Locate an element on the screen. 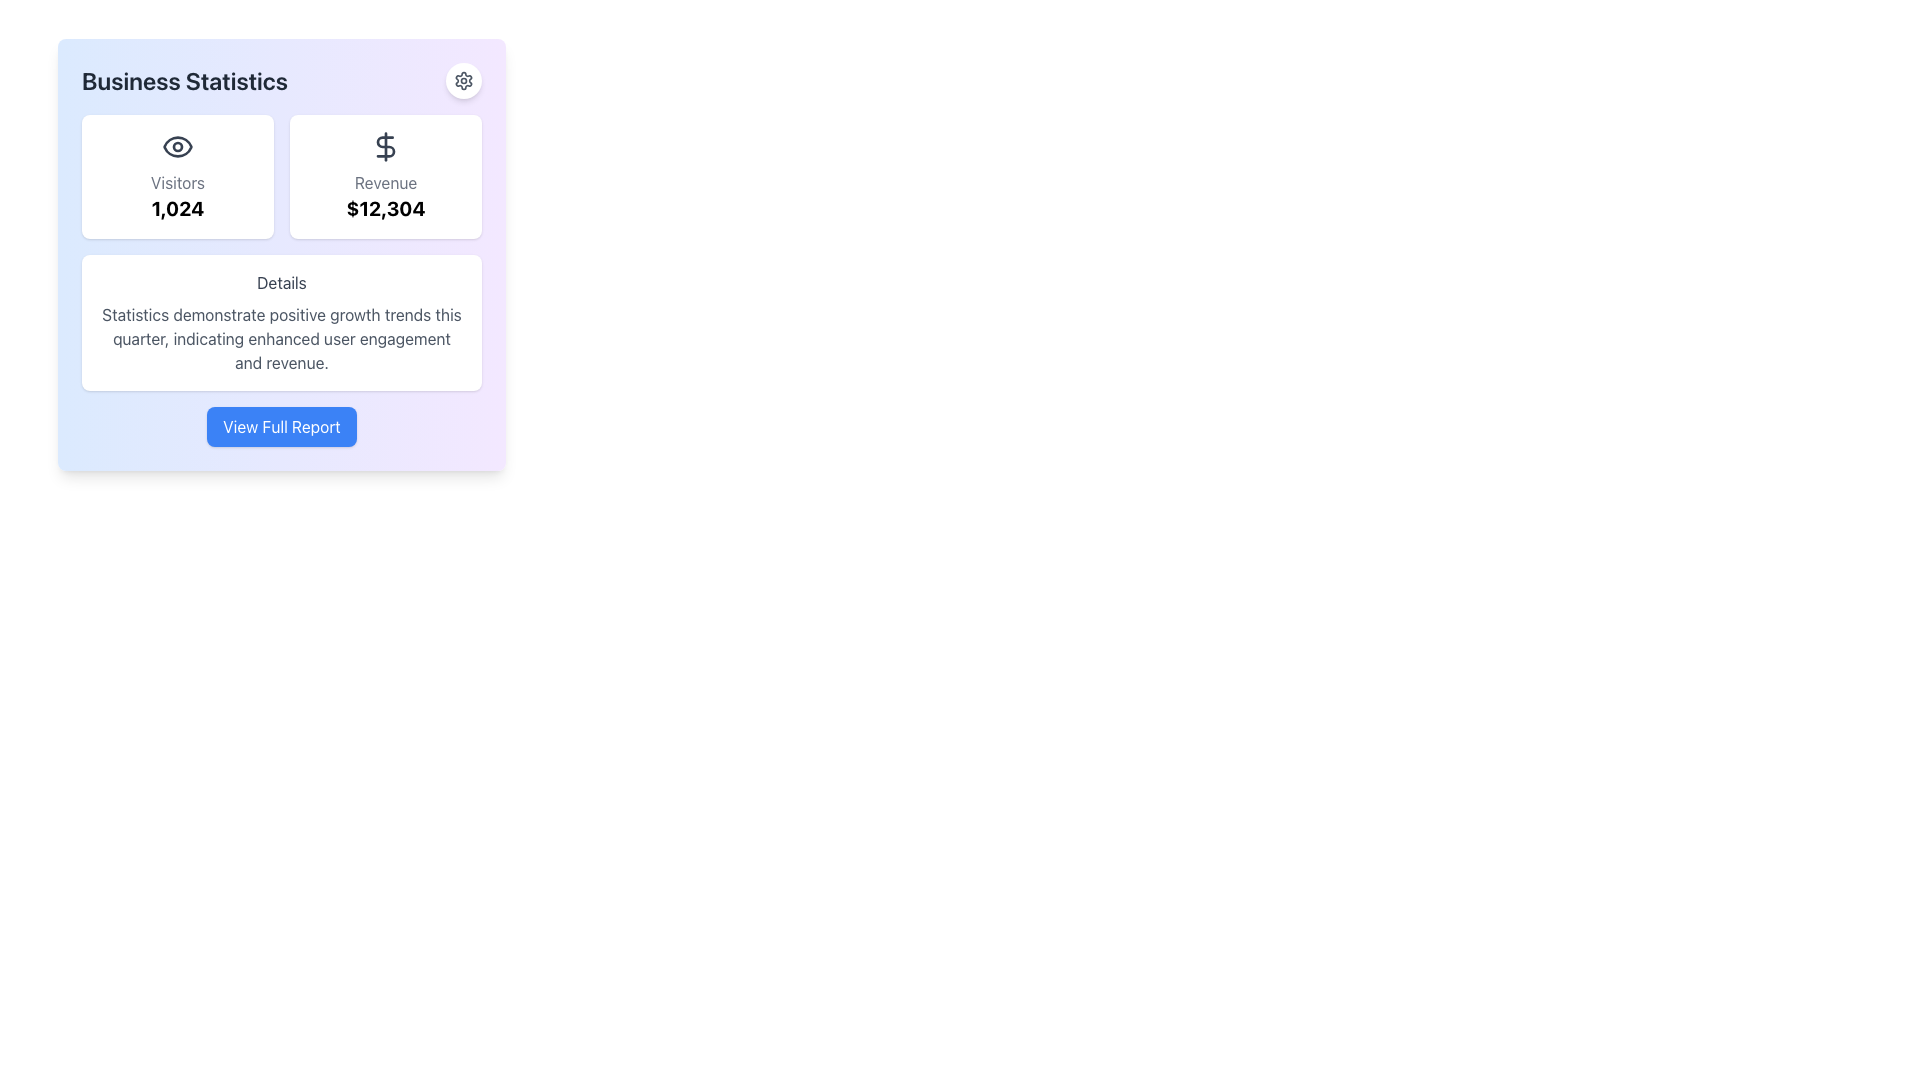  the blue button with rounded corners that reads 'View Full Report' located at the bottom center of the business statistics card is located at coordinates (281, 426).